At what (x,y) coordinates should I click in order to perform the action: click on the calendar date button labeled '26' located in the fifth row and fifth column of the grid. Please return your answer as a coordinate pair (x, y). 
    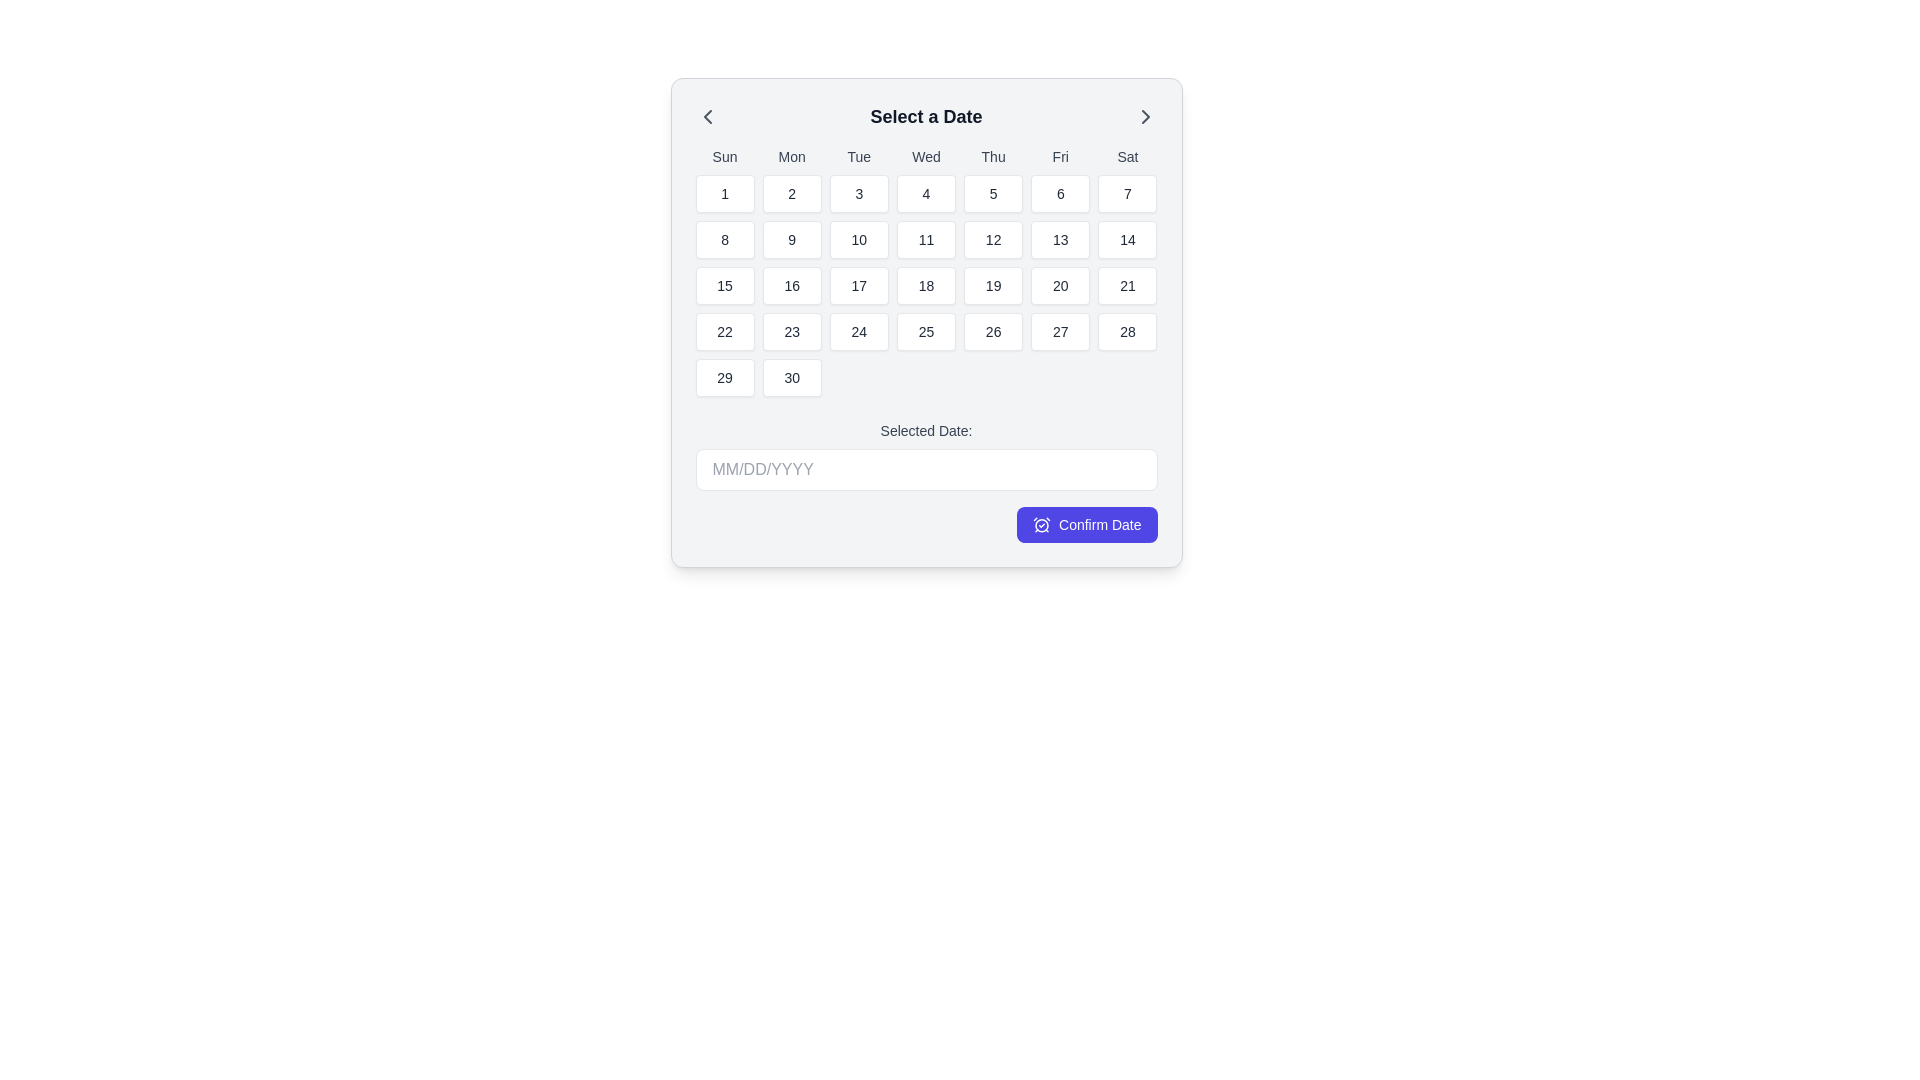
    Looking at the image, I should click on (993, 330).